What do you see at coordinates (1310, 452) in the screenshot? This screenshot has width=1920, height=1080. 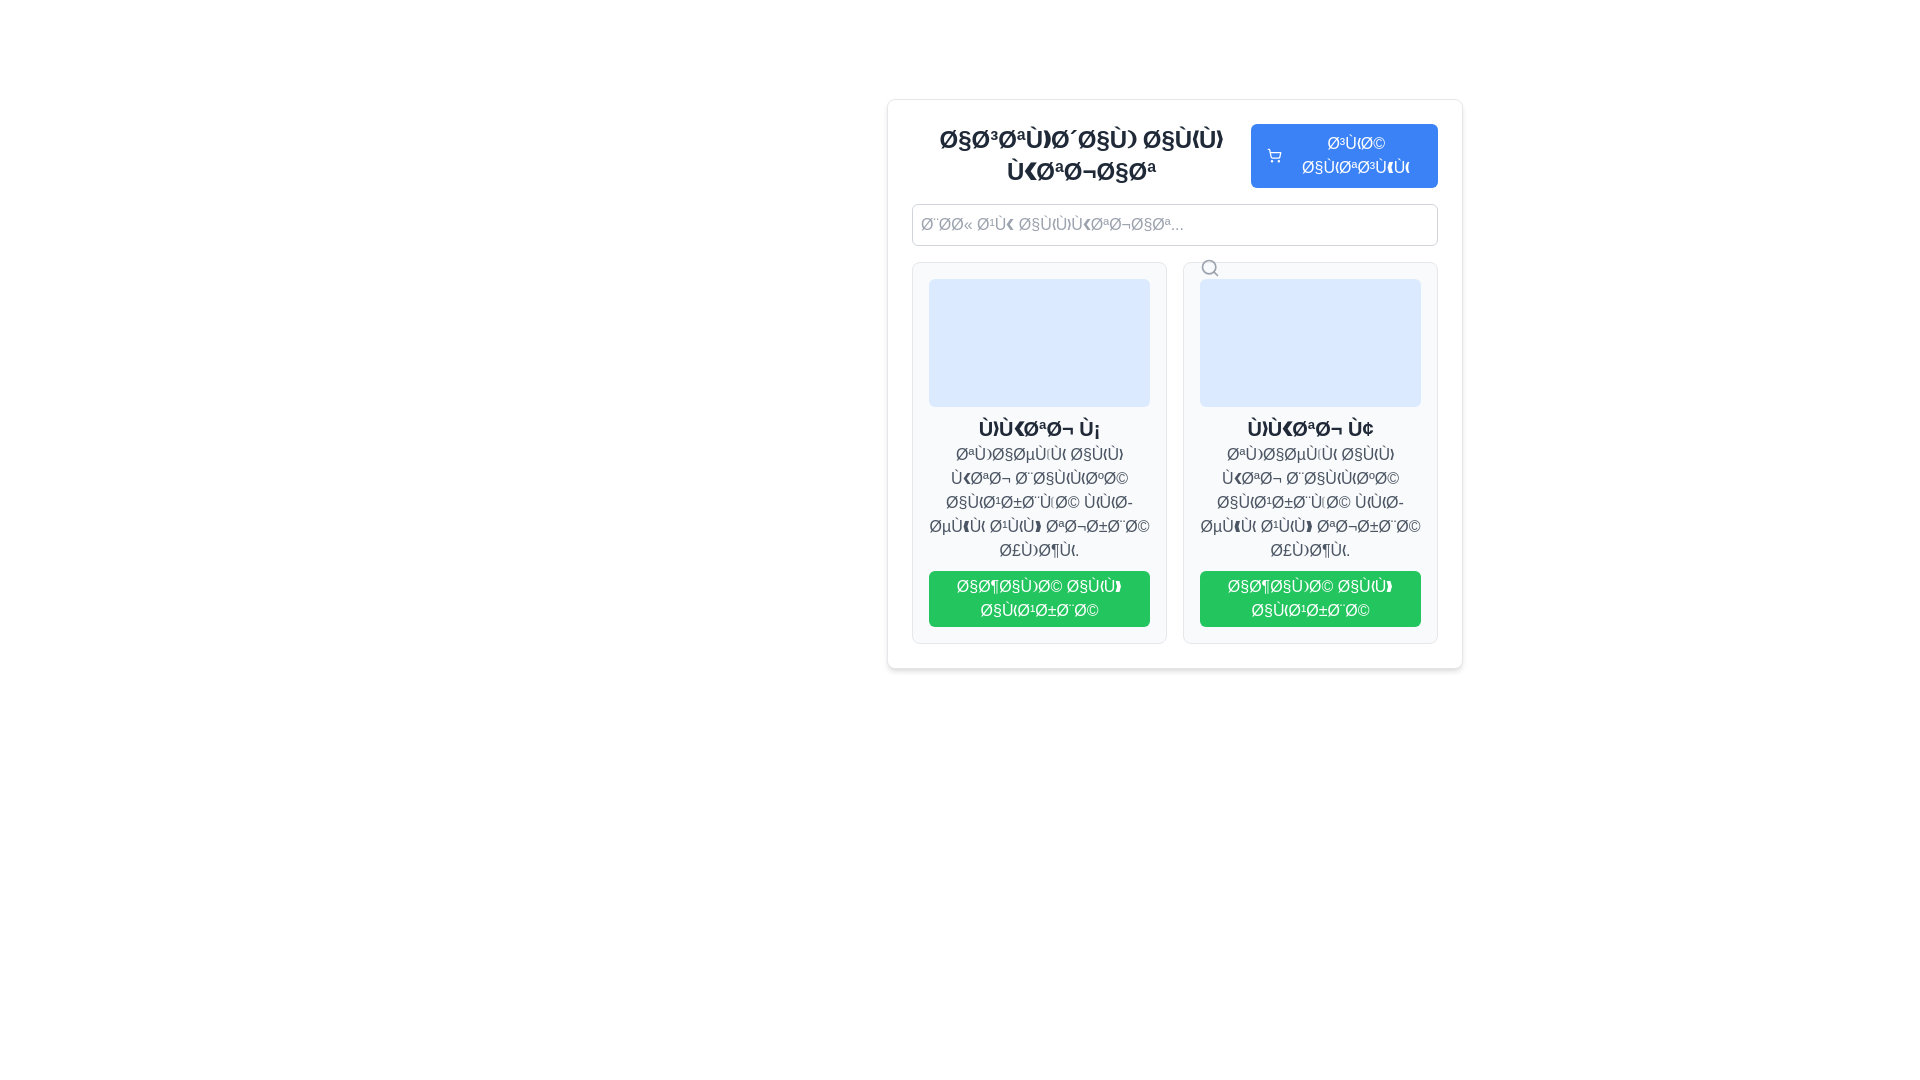 I see `the product card located in the top-right corner of the grid layout` at bounding box center [1310, 452].